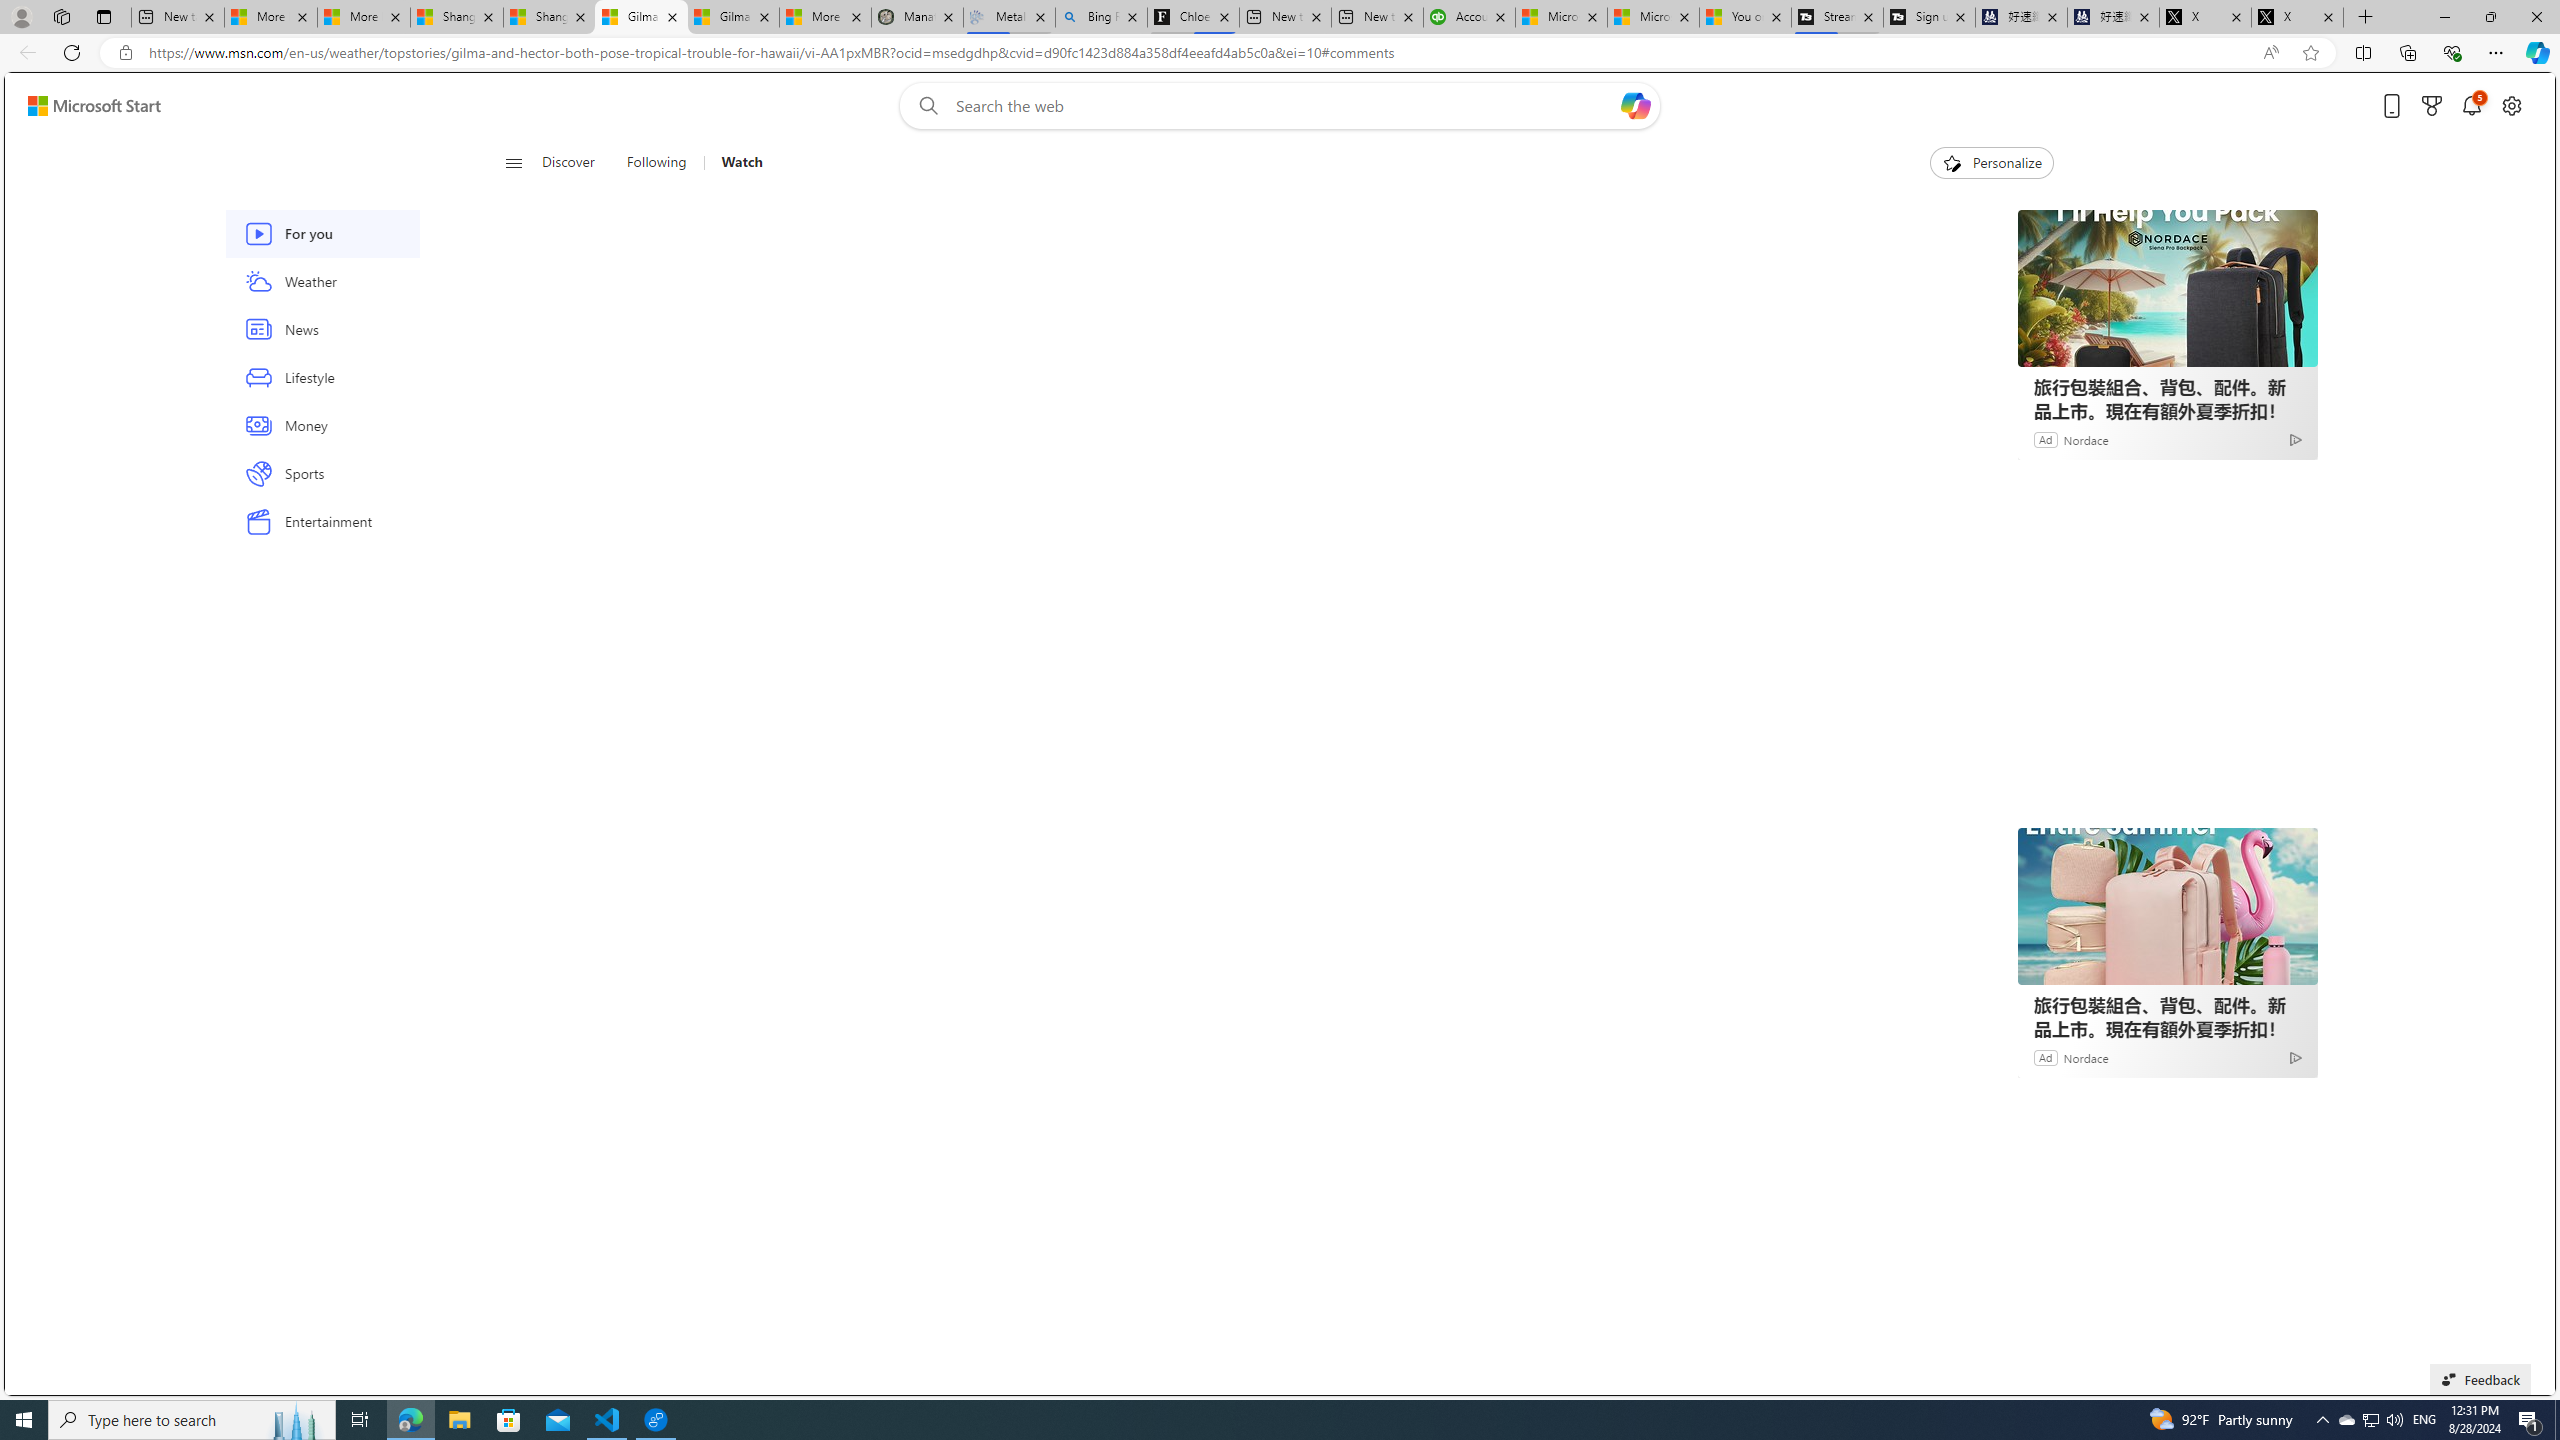 The height and width of the screenshot is (1440, 2560). Describe the element at coordinates (81, 104) in the screenshot. I see `'Skip to footer'` at that location.